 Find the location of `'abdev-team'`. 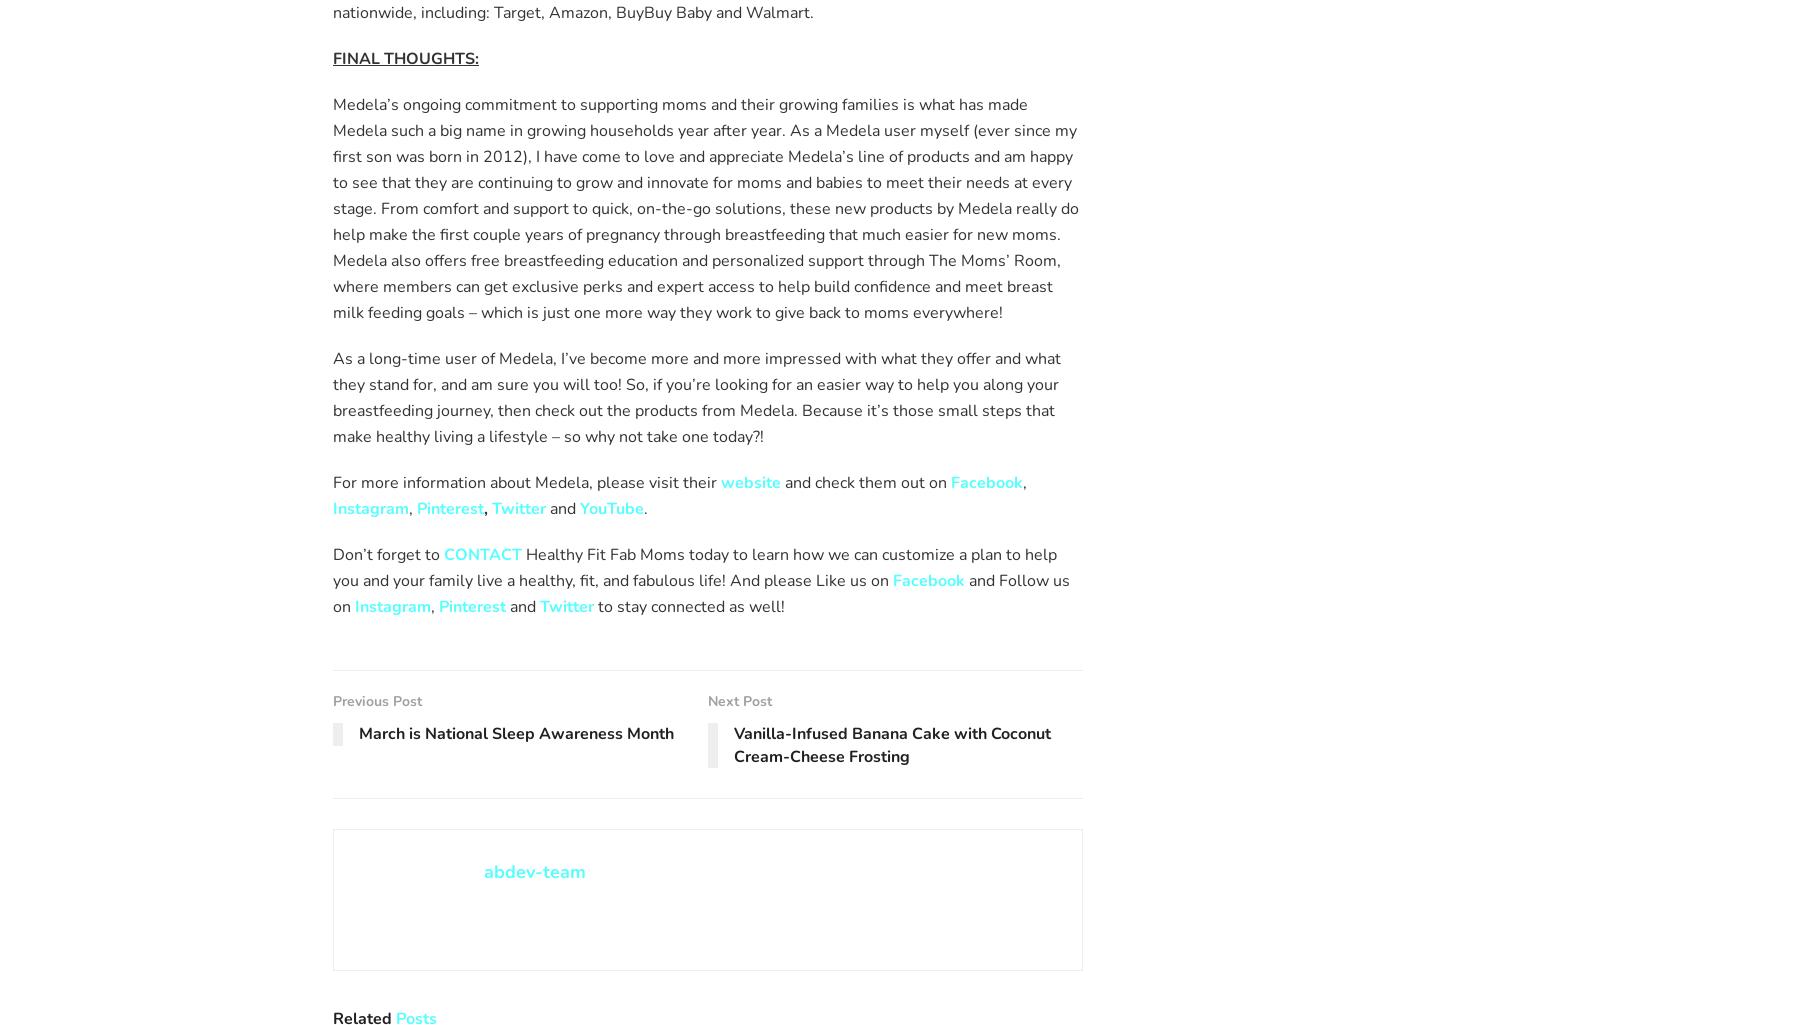

'abdev-team' is located at coordinates (533, 871).